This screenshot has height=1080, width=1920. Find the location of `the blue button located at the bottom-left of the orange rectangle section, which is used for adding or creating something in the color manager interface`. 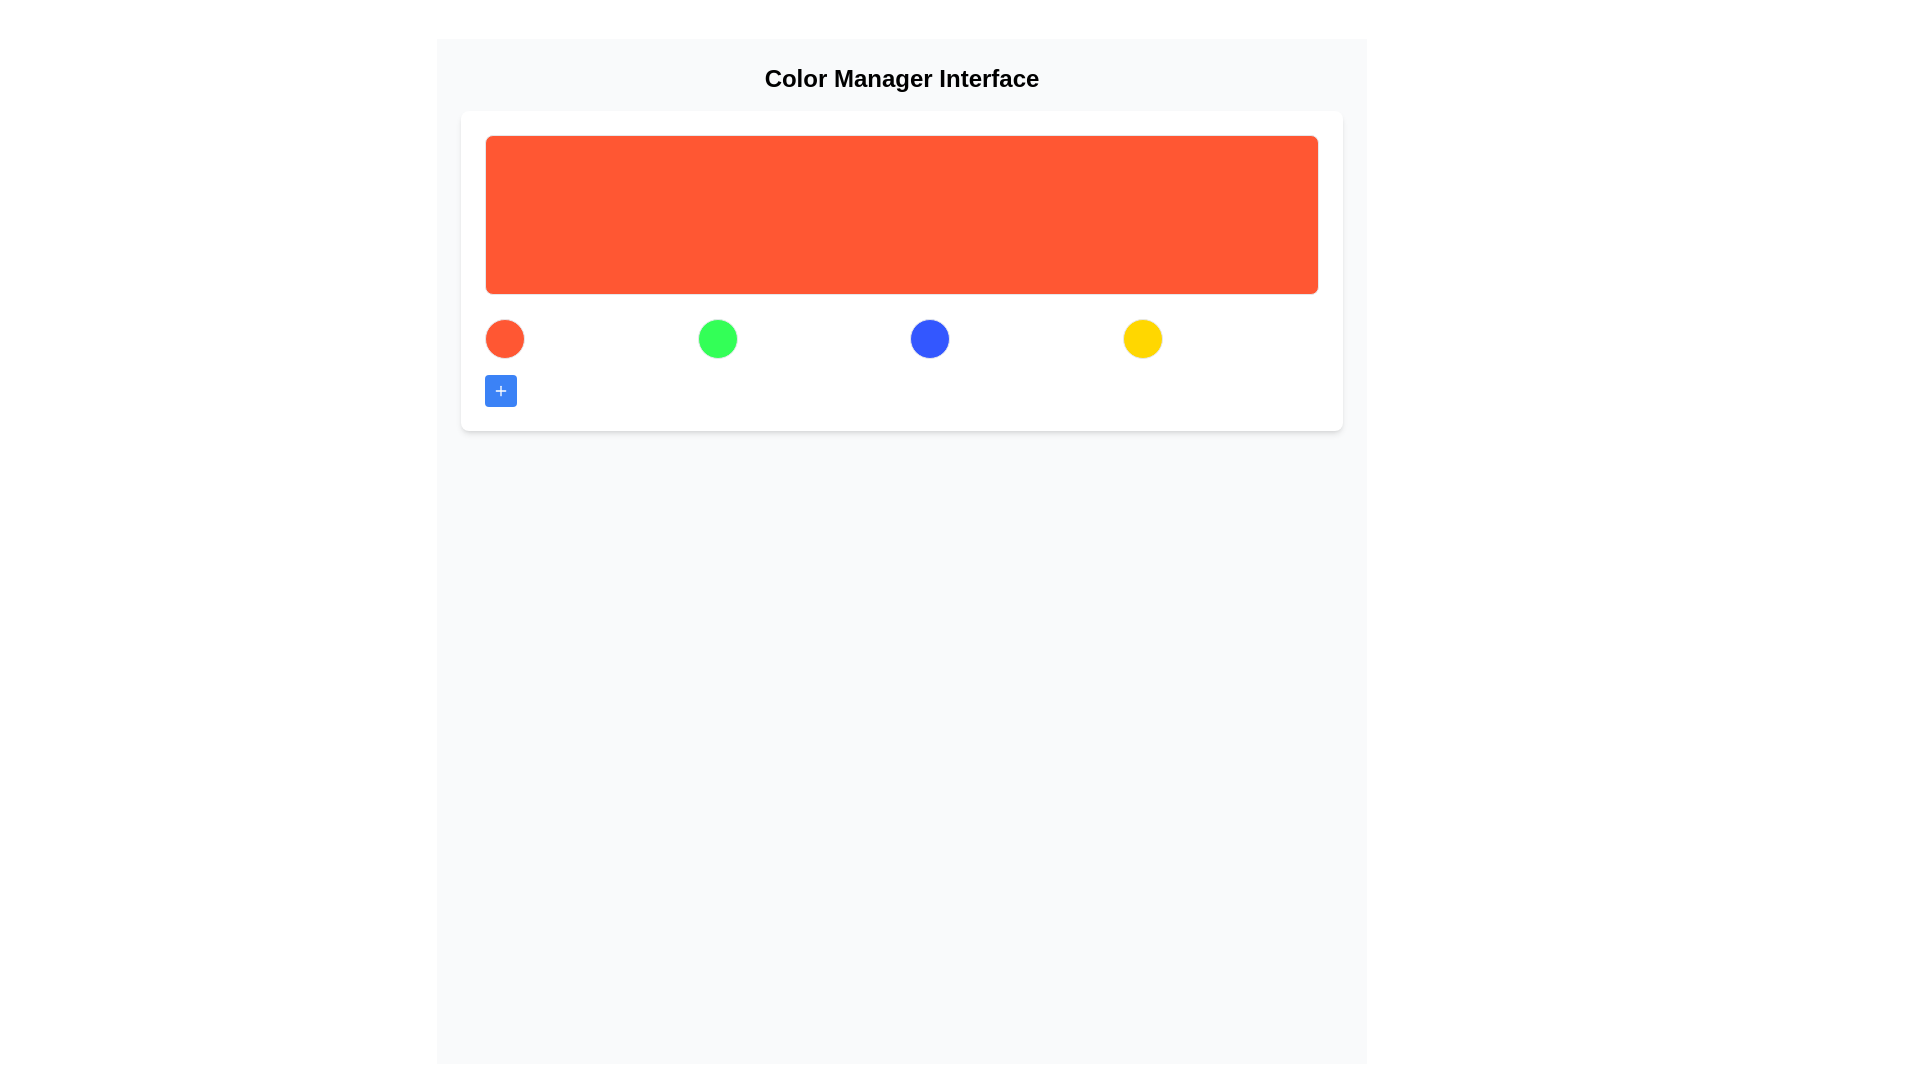

the blue button located at the bottom-left of the orange rectangle section, which is used for adding or creating something in the color manager interface is located at coordinates (500, 390).